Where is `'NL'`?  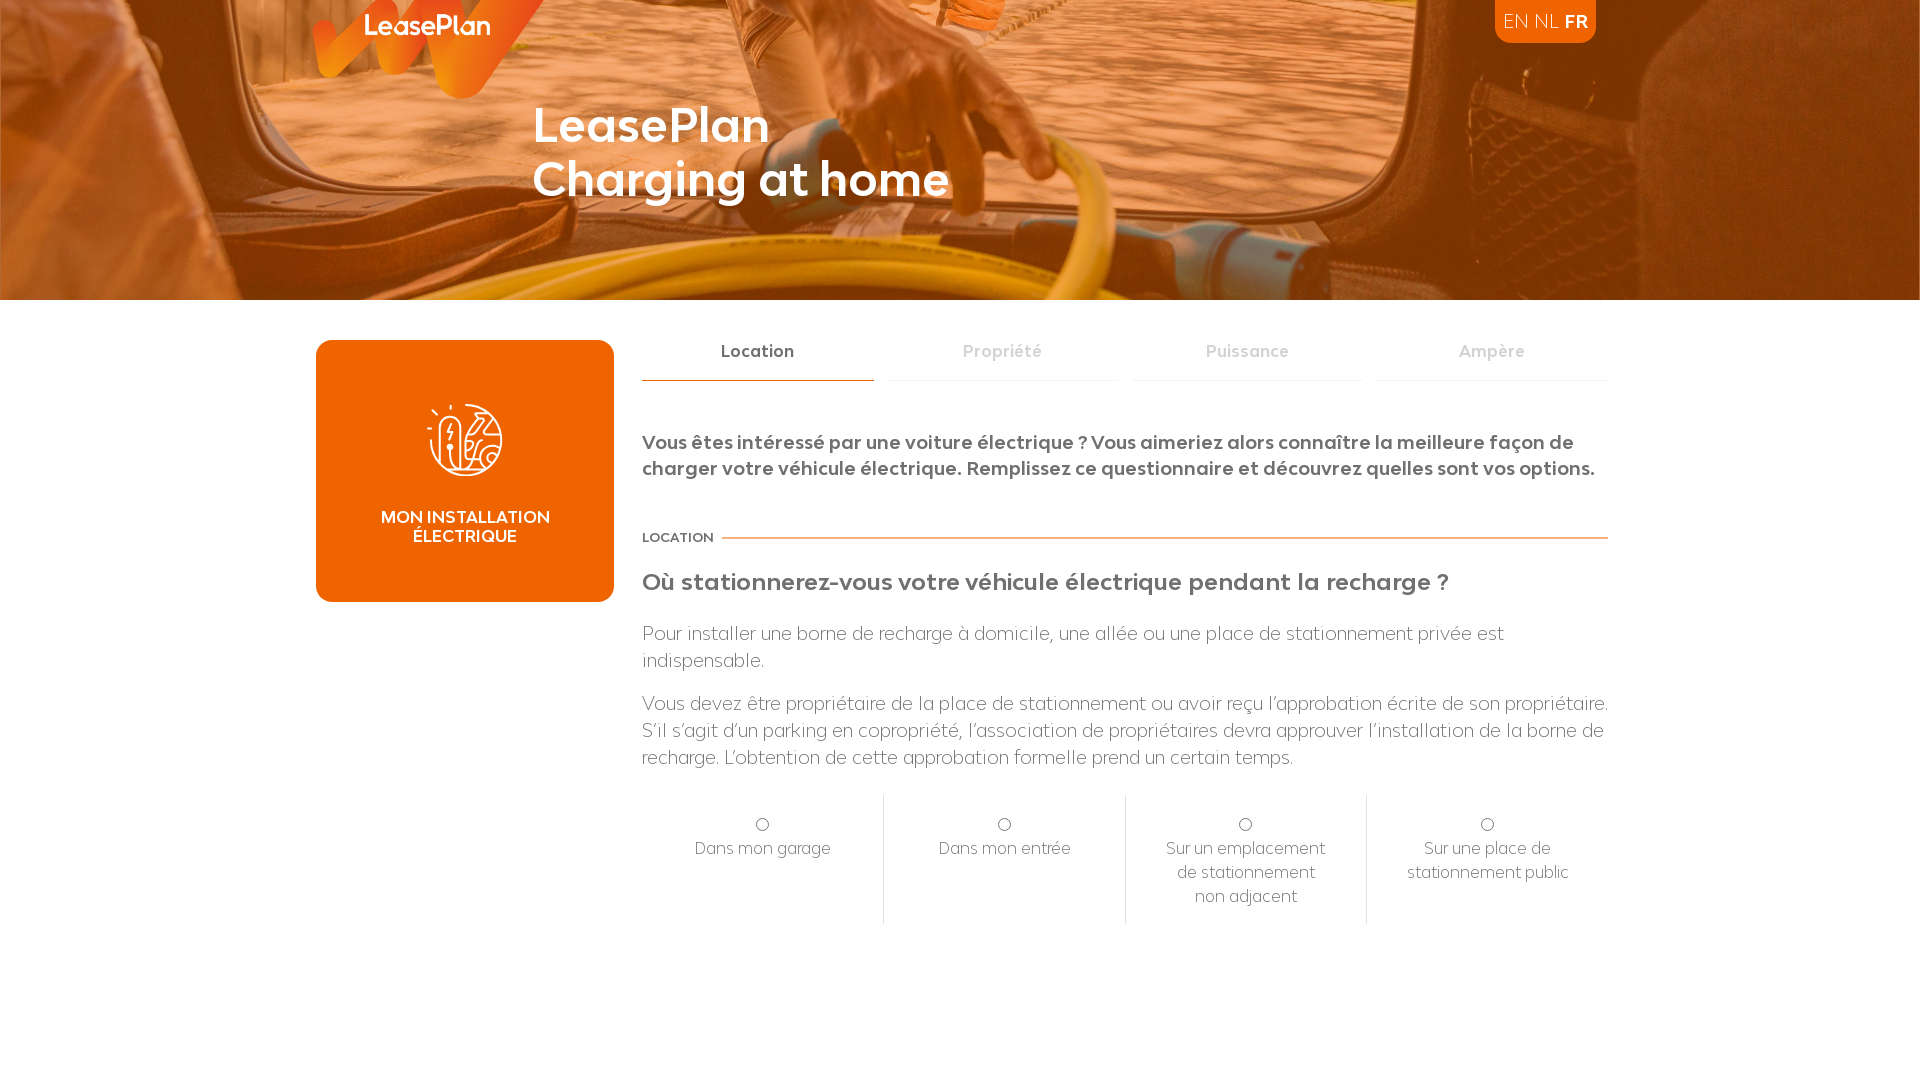 'NL' is located at coordinates (1533, 20).